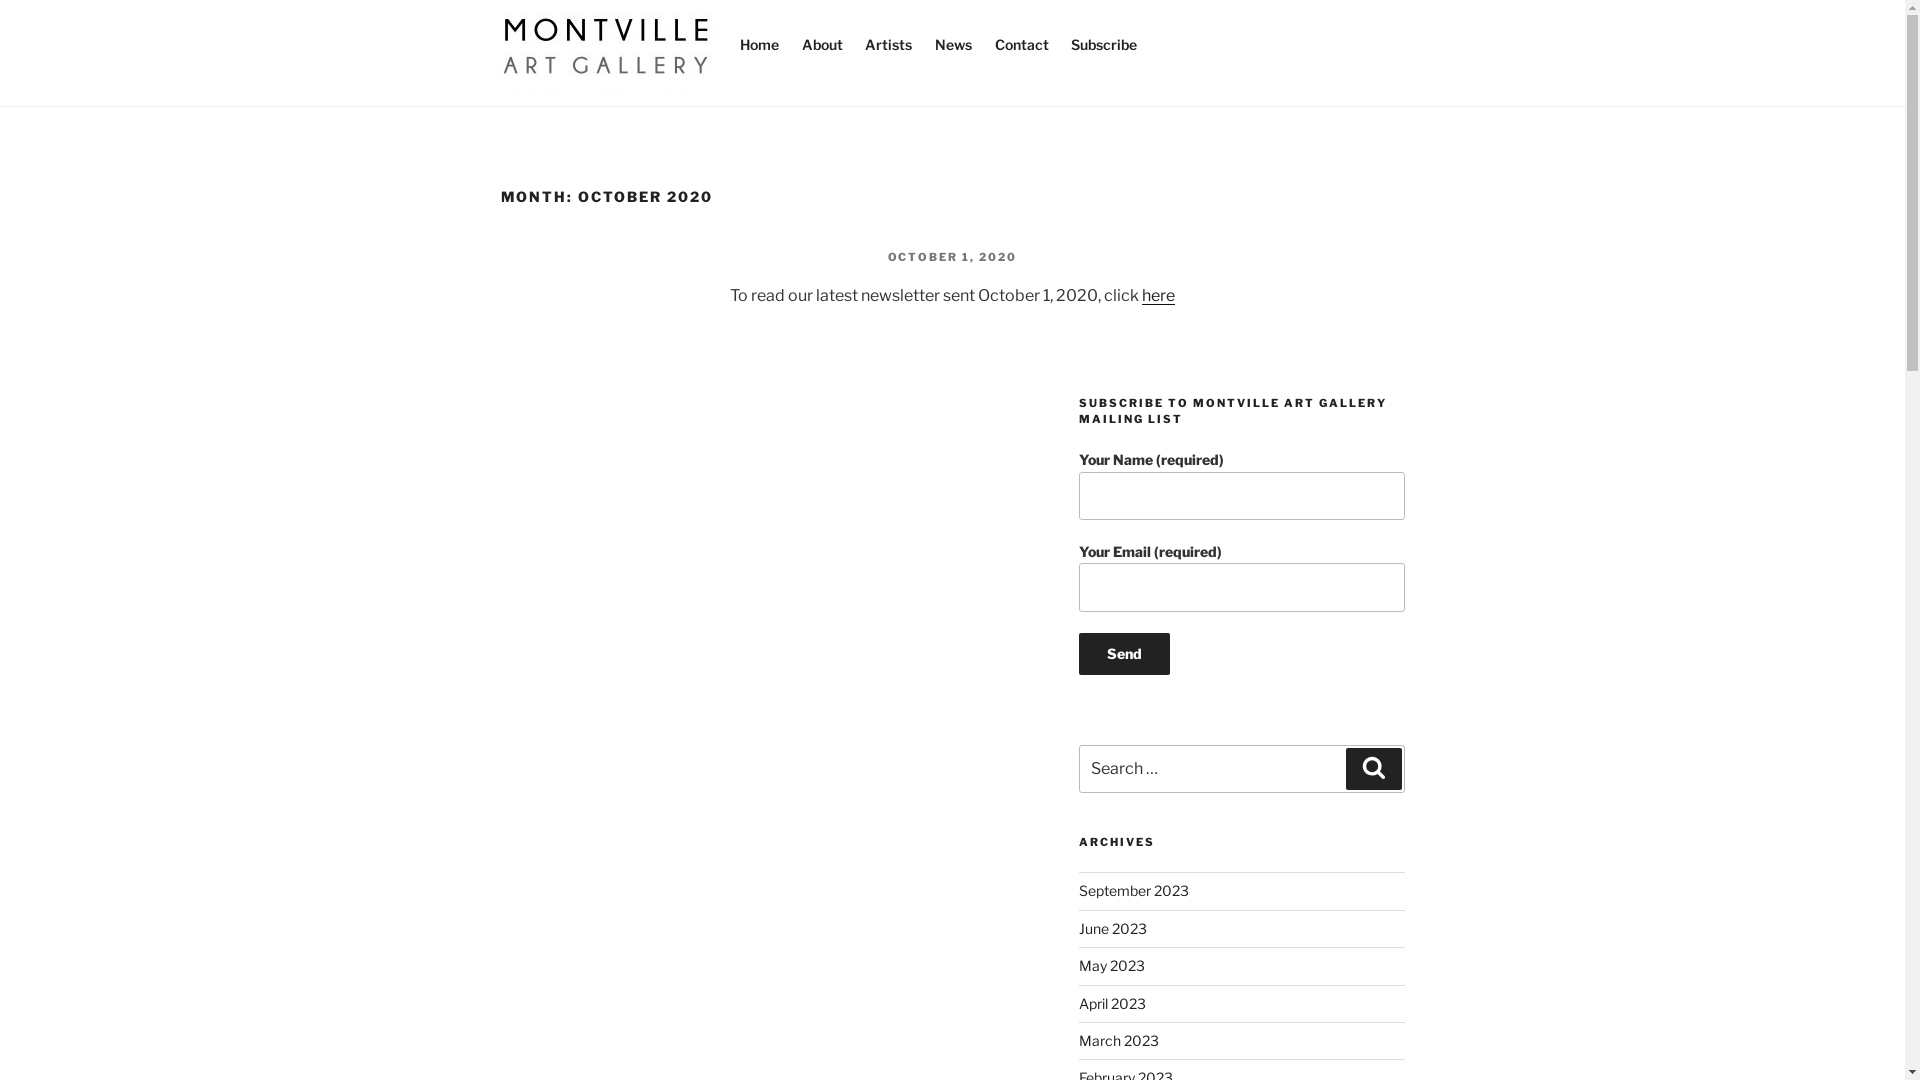  I want to click on 'here', so click(1158, 295).